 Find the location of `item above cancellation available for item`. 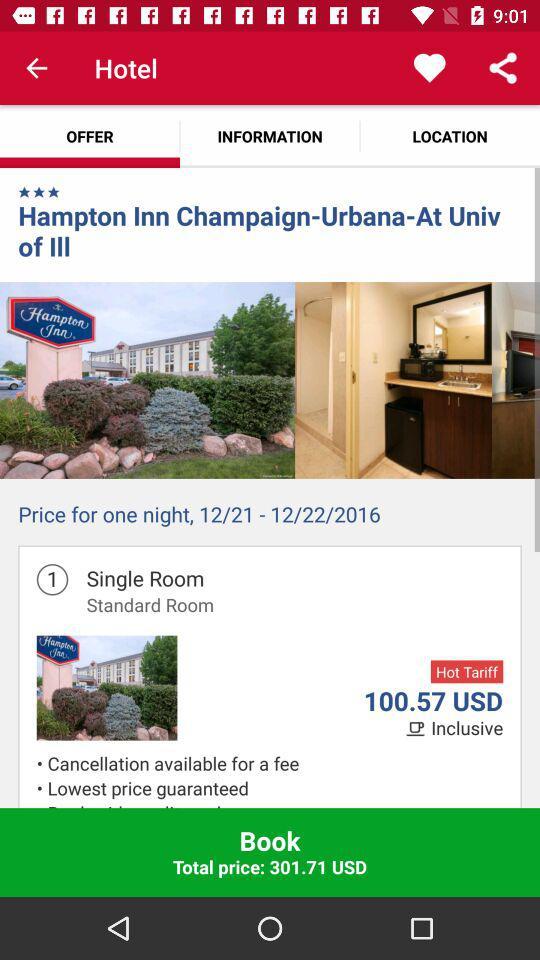

item above cancellation available for item is located at coordinates (467, 727).